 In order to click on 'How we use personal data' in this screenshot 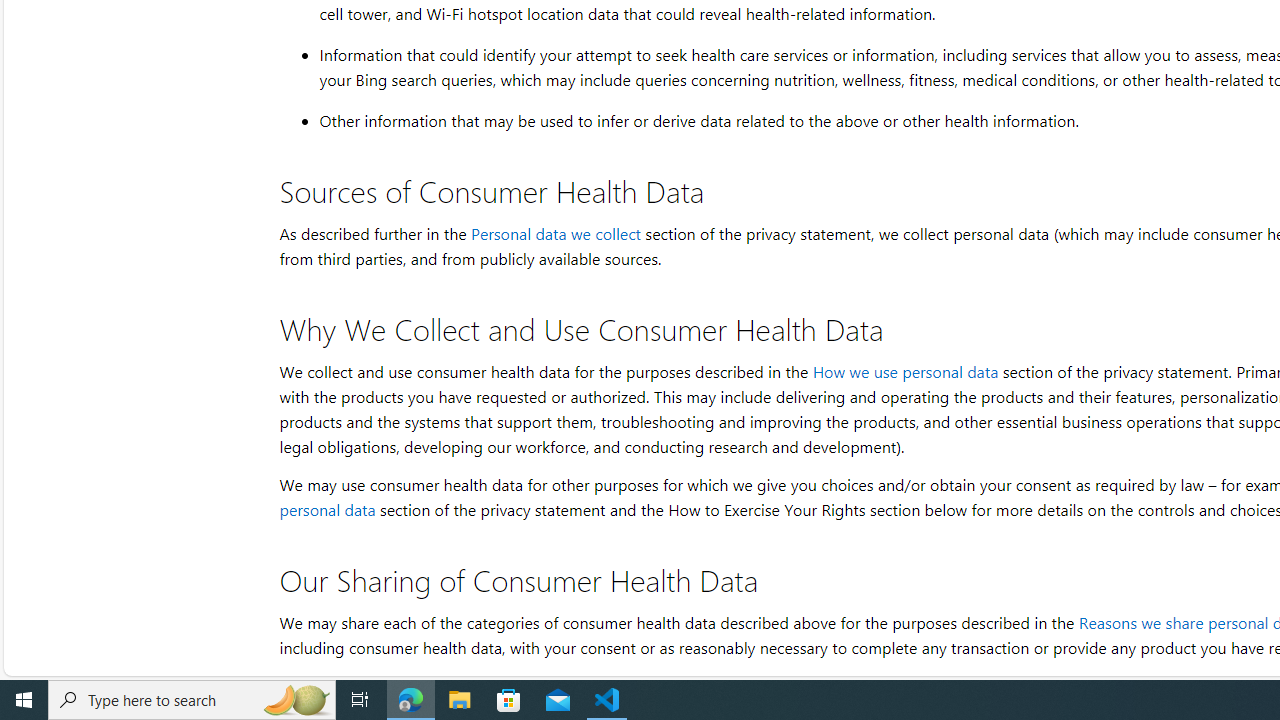, I will do `click(903, 371)`.